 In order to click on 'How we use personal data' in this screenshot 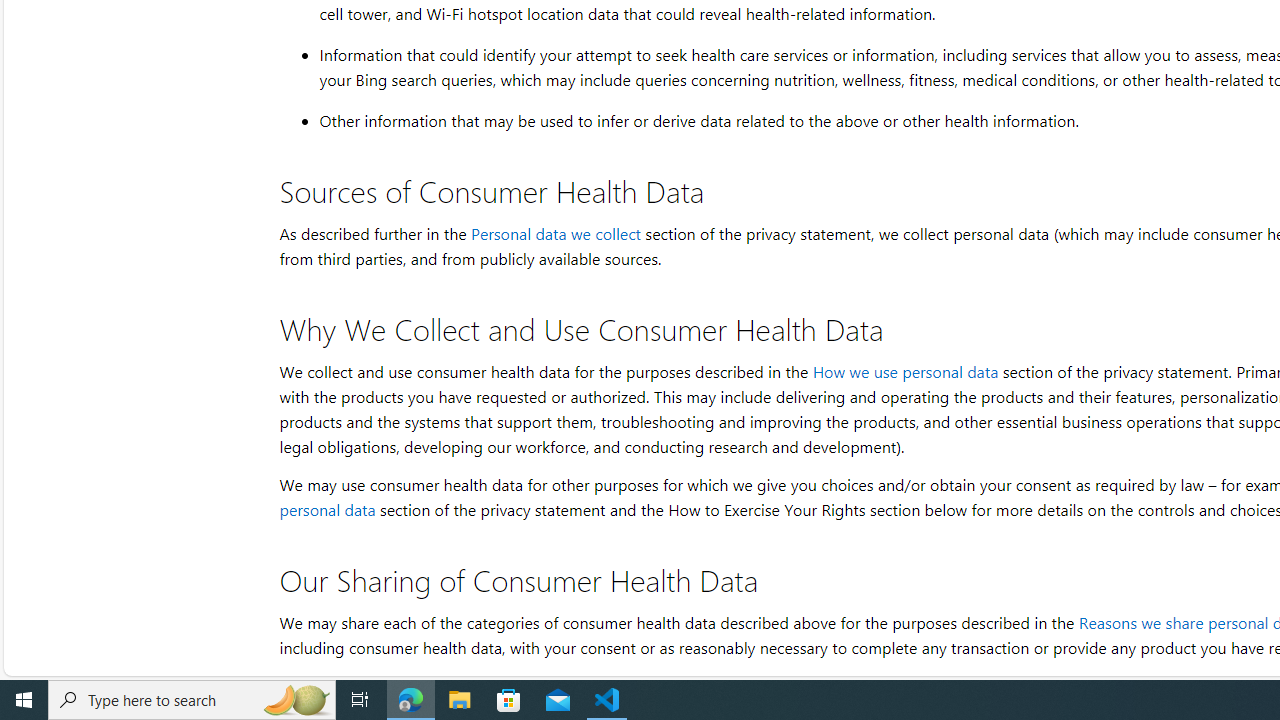, I will do `click(903, 371)`.